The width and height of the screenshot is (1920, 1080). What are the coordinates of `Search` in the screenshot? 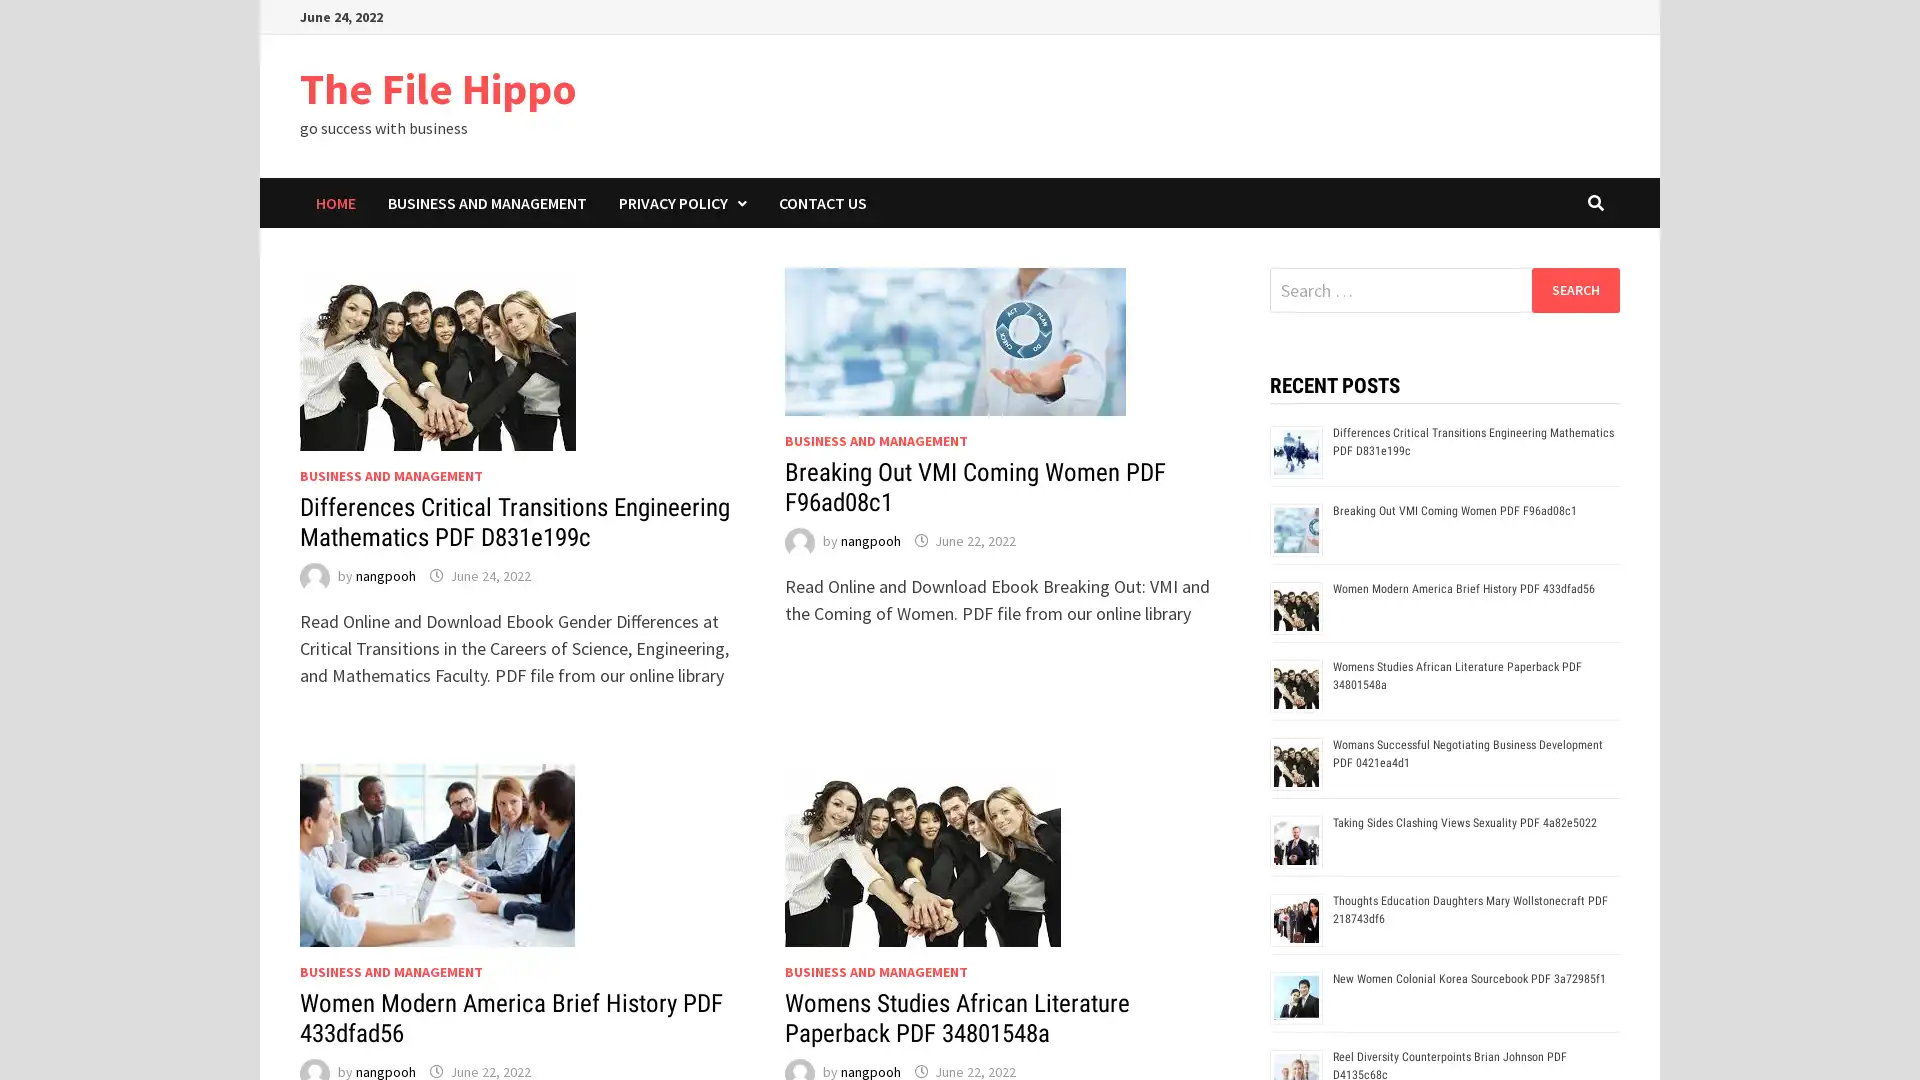 It's located at (1574, 289).